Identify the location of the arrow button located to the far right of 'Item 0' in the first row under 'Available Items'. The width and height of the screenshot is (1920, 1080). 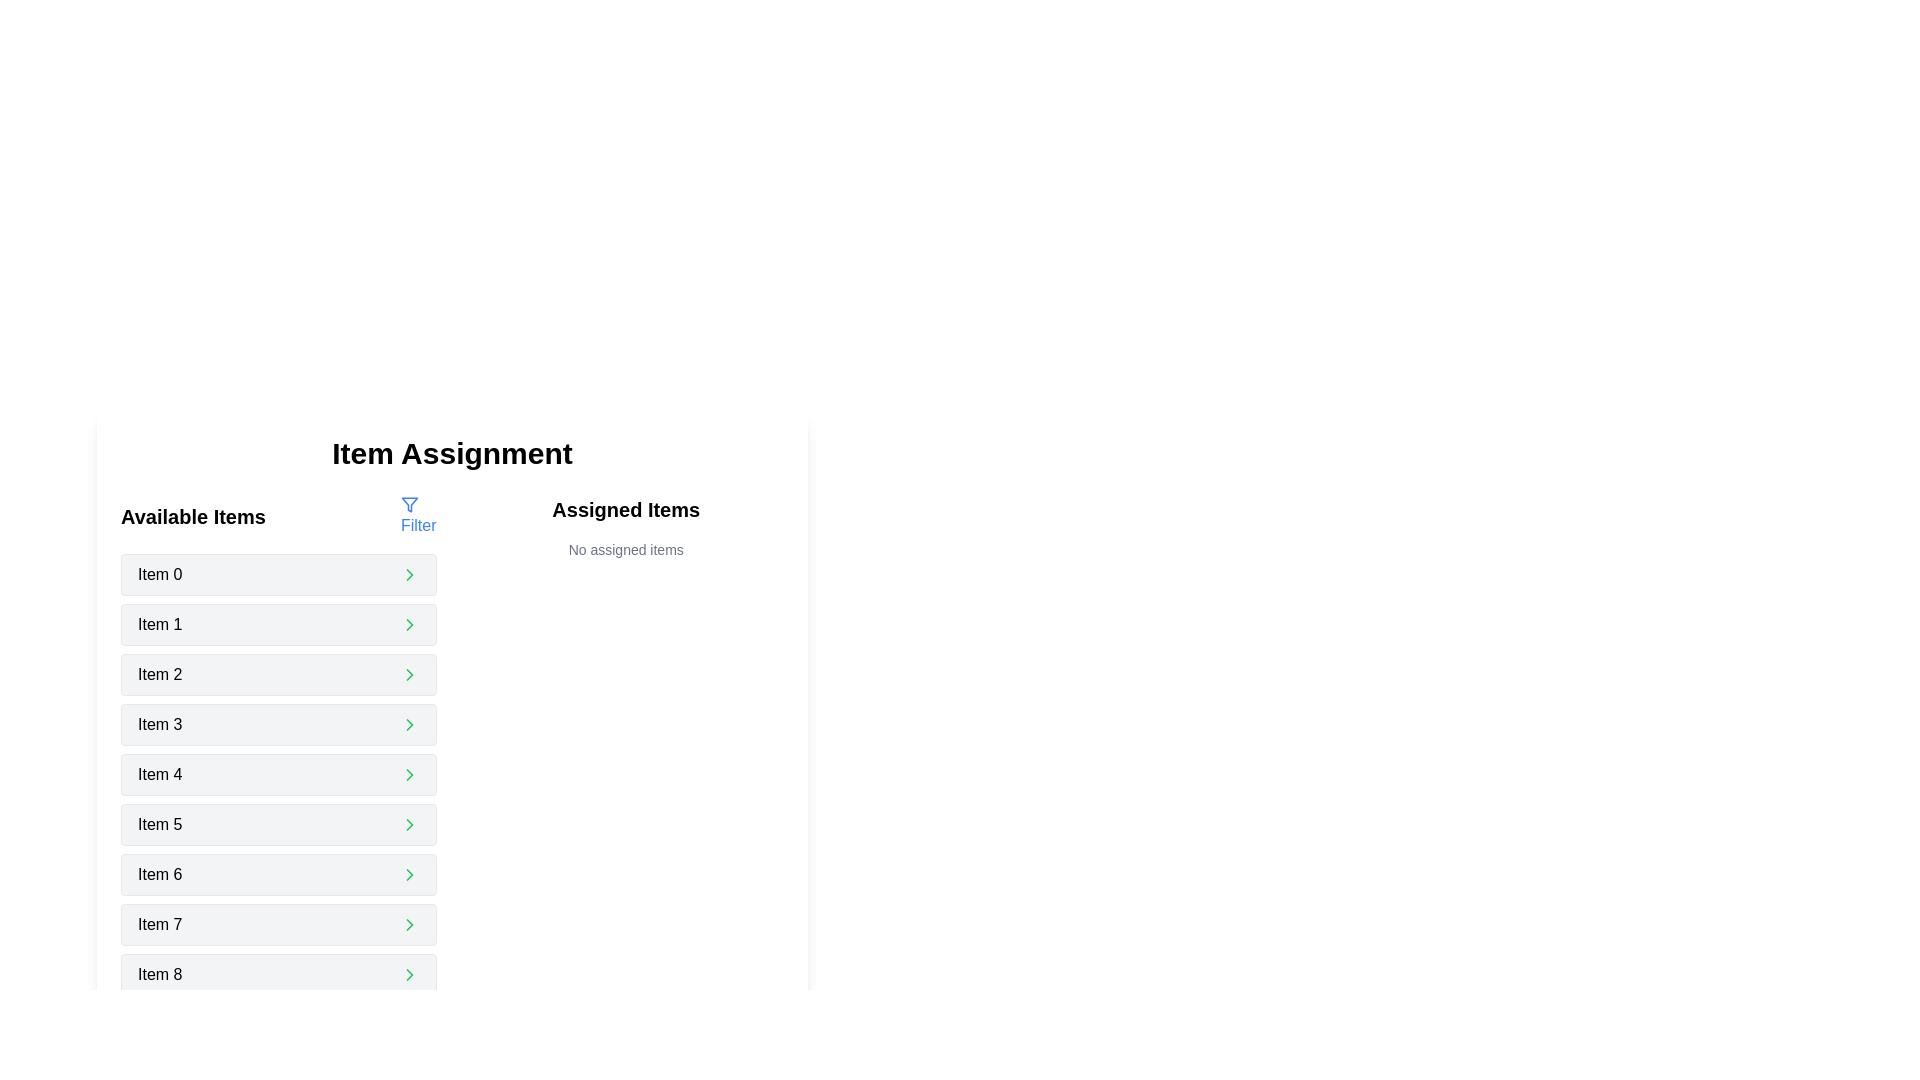
(408, 574).